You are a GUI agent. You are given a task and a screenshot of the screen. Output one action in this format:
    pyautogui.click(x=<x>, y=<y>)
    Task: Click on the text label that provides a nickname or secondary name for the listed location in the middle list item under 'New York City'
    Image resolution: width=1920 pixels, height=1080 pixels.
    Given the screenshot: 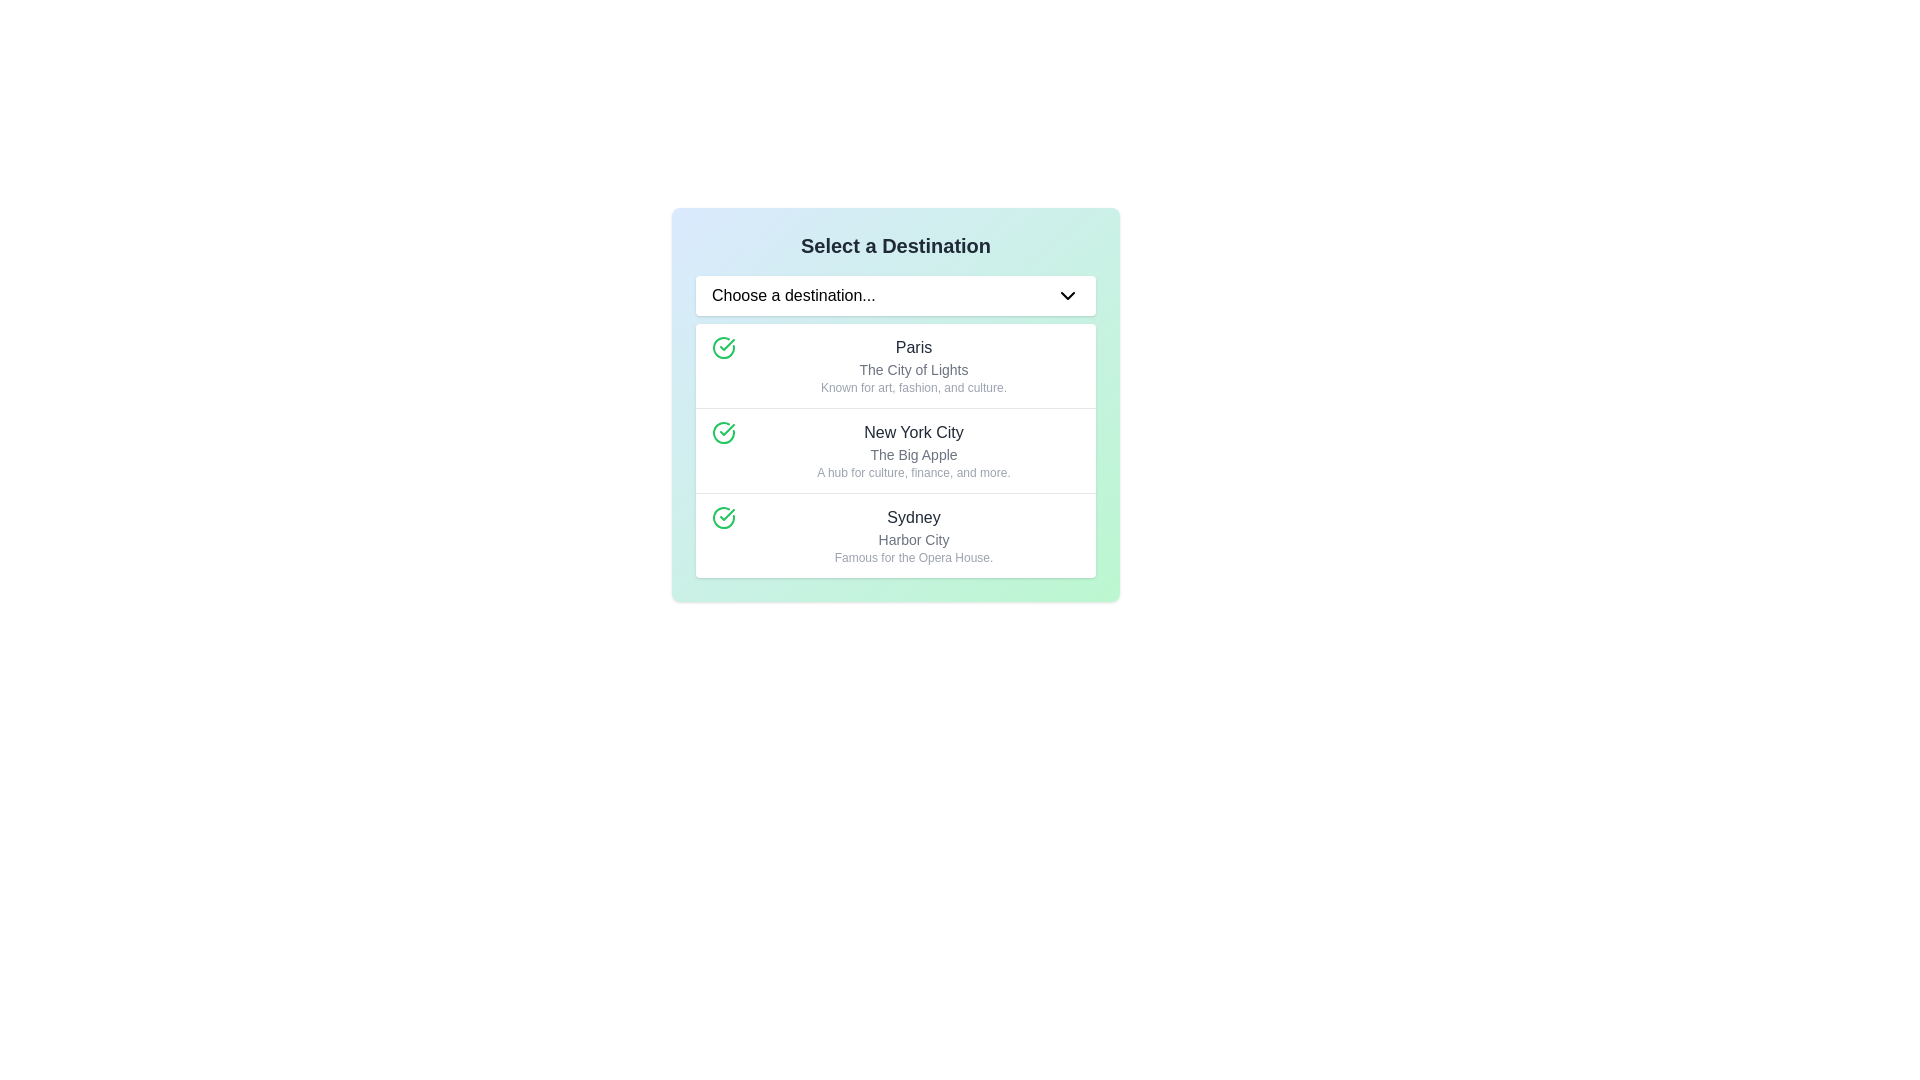 What is the action you would take?
    pyautogui.click(x=912, y=455)
    